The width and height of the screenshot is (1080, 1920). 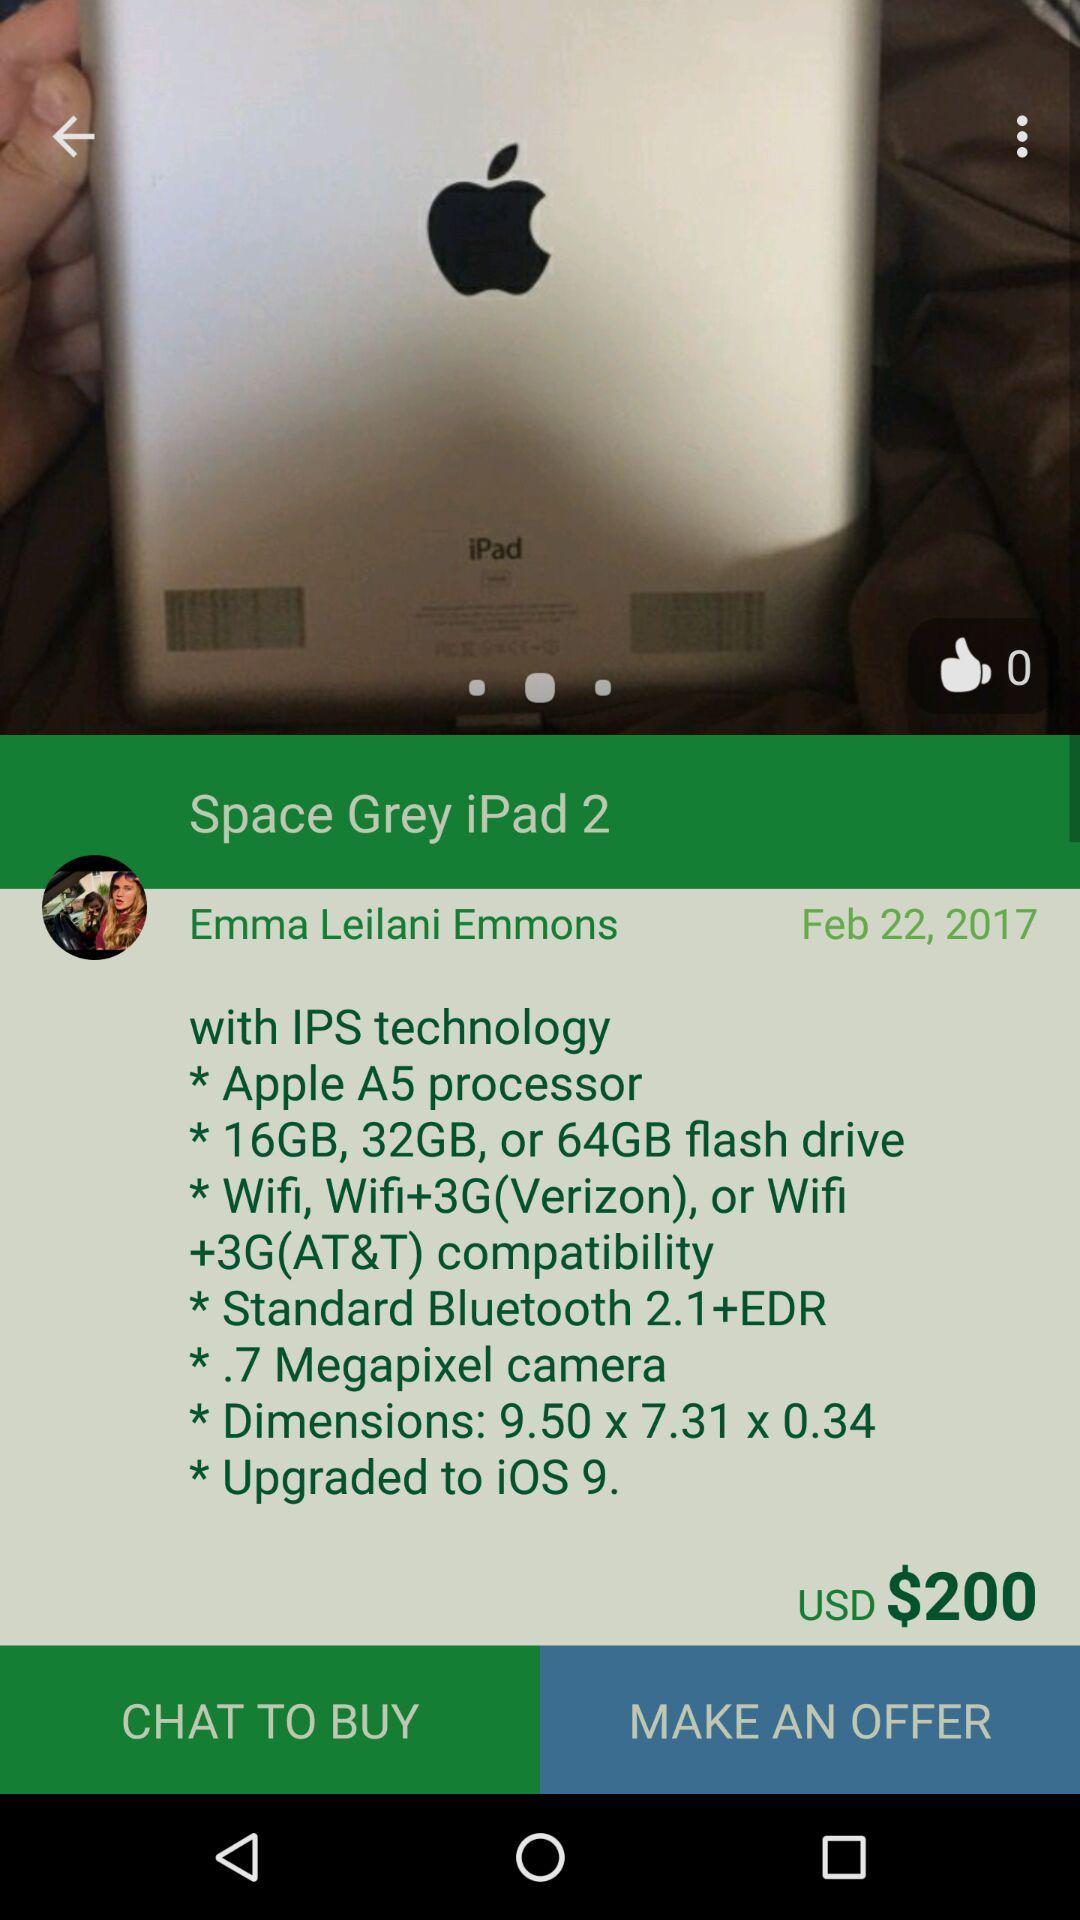 I want to click on the avatar icon, so click(x=94, y=906).